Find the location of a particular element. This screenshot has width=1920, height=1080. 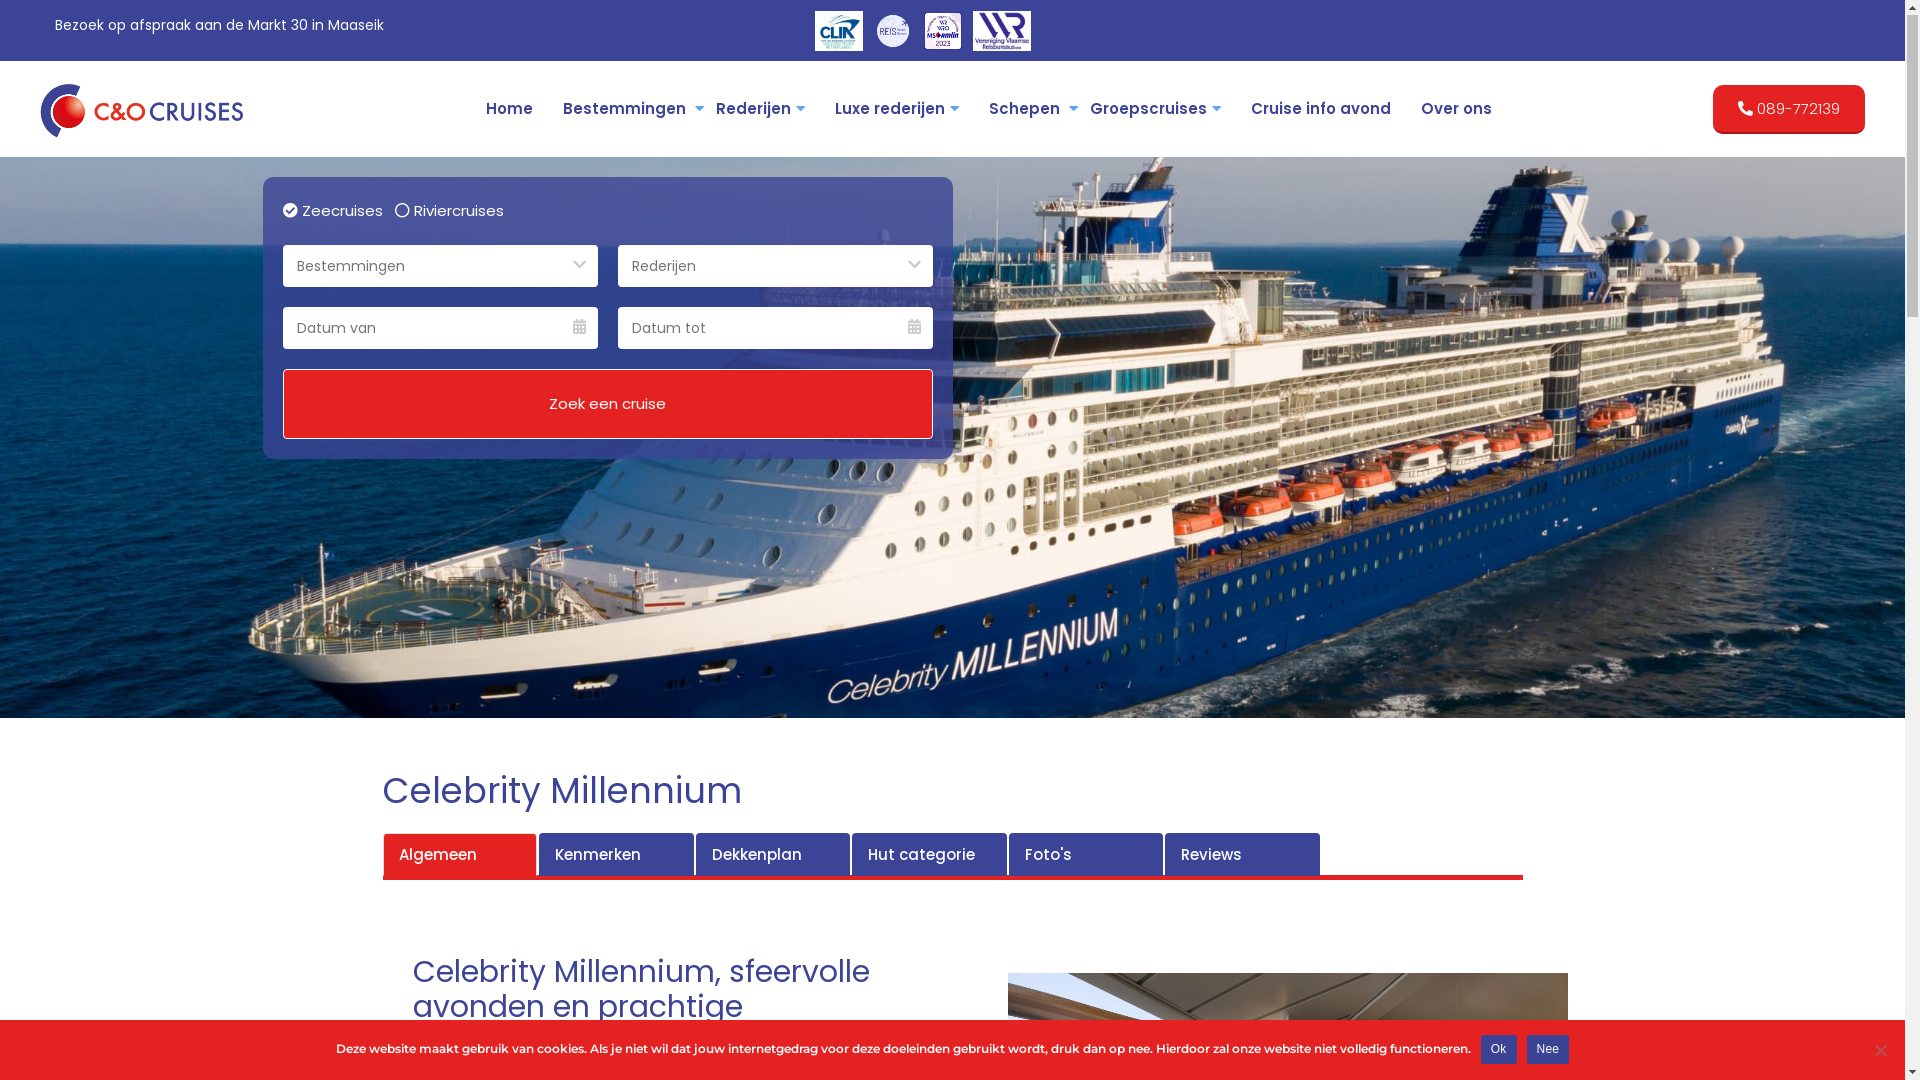

'Luxe rederijen' is located at coordinates (896, 110).